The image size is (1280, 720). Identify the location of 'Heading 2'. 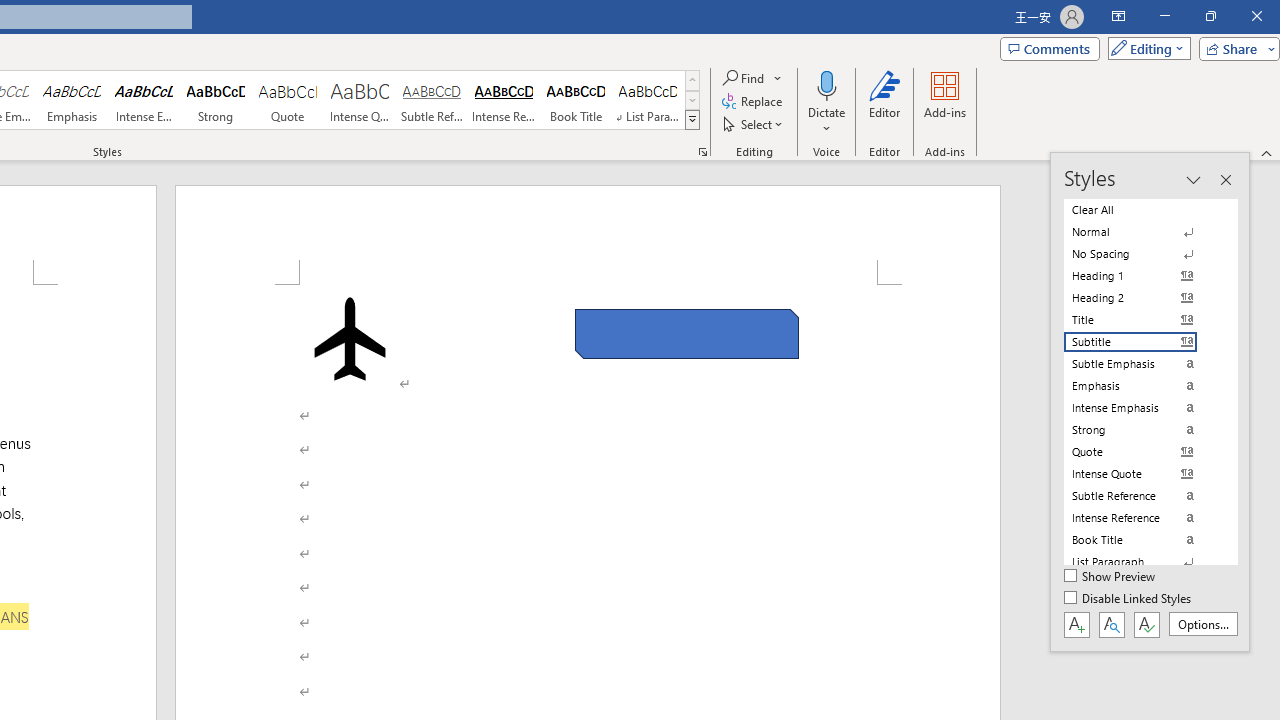
(1142, 298).